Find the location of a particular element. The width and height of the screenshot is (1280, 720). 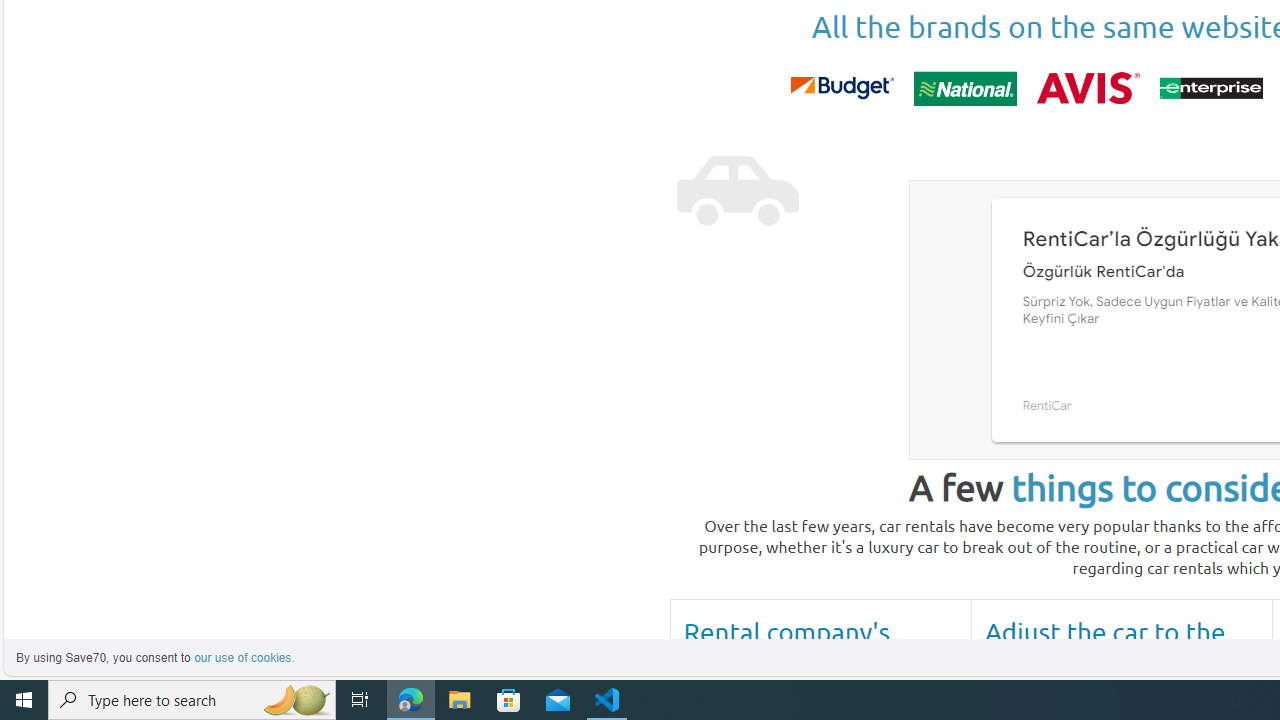

'RentiCar' is located at coordinates (1046, 405).